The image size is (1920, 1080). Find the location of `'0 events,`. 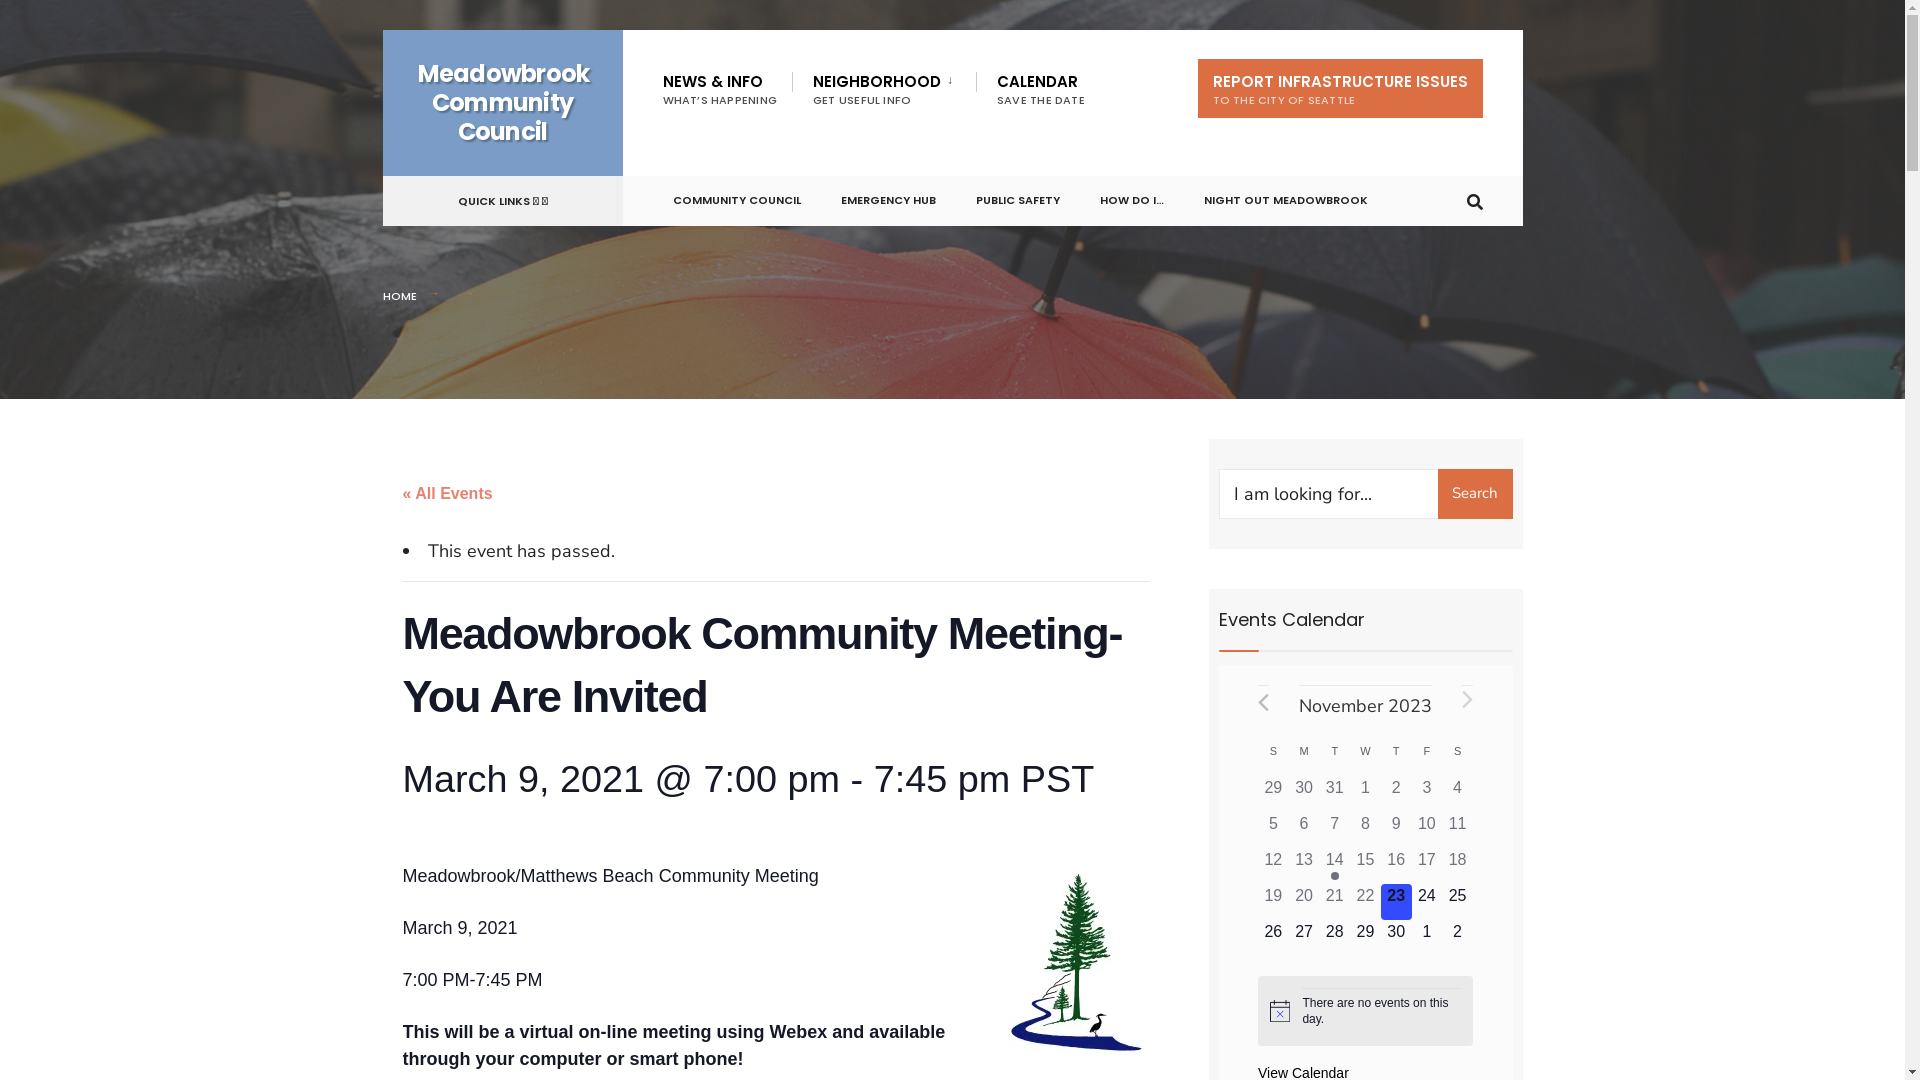

'0 events, is located at coordinates (1334, 829).